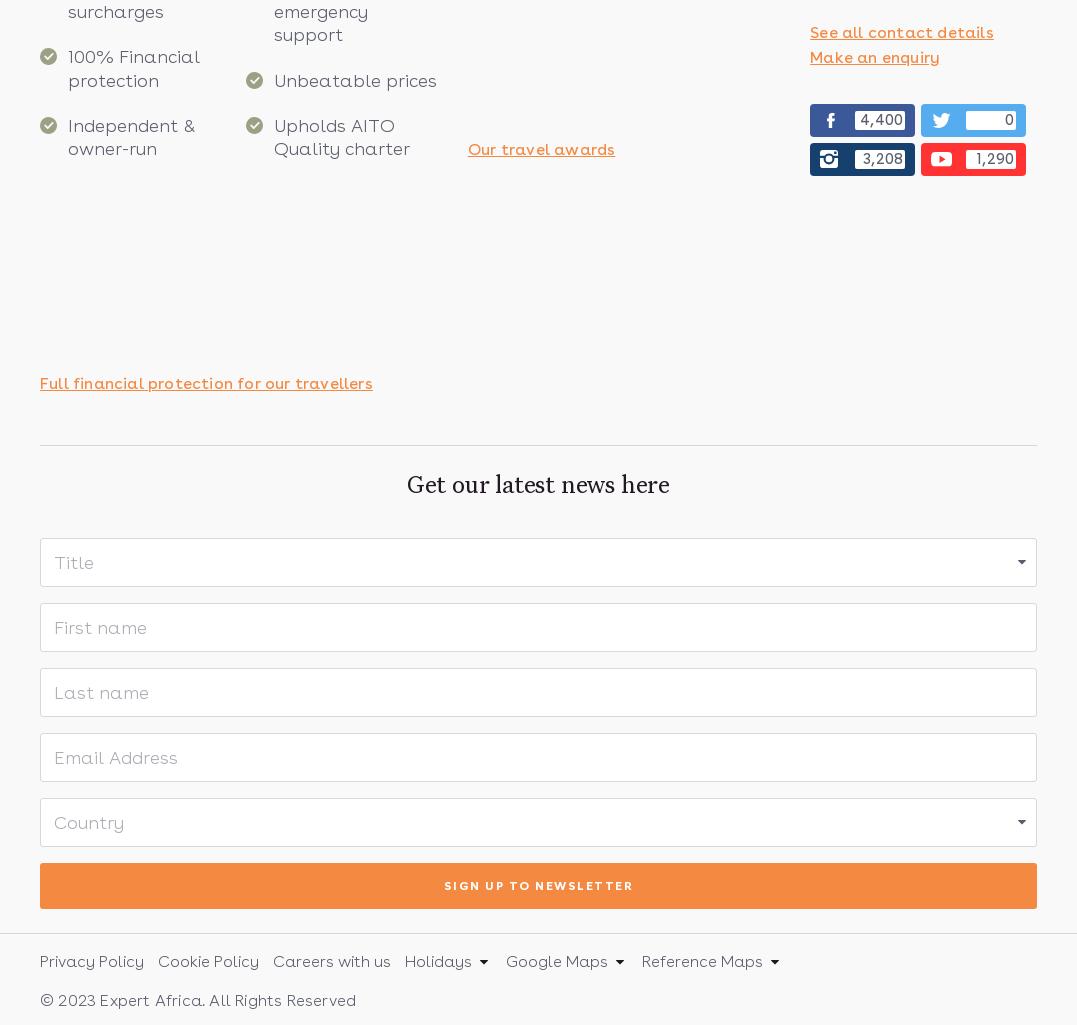  Describe the element at coordinates (205, 382) in the screenshot. I see `'Full financial protection for our travellers'` at that location.